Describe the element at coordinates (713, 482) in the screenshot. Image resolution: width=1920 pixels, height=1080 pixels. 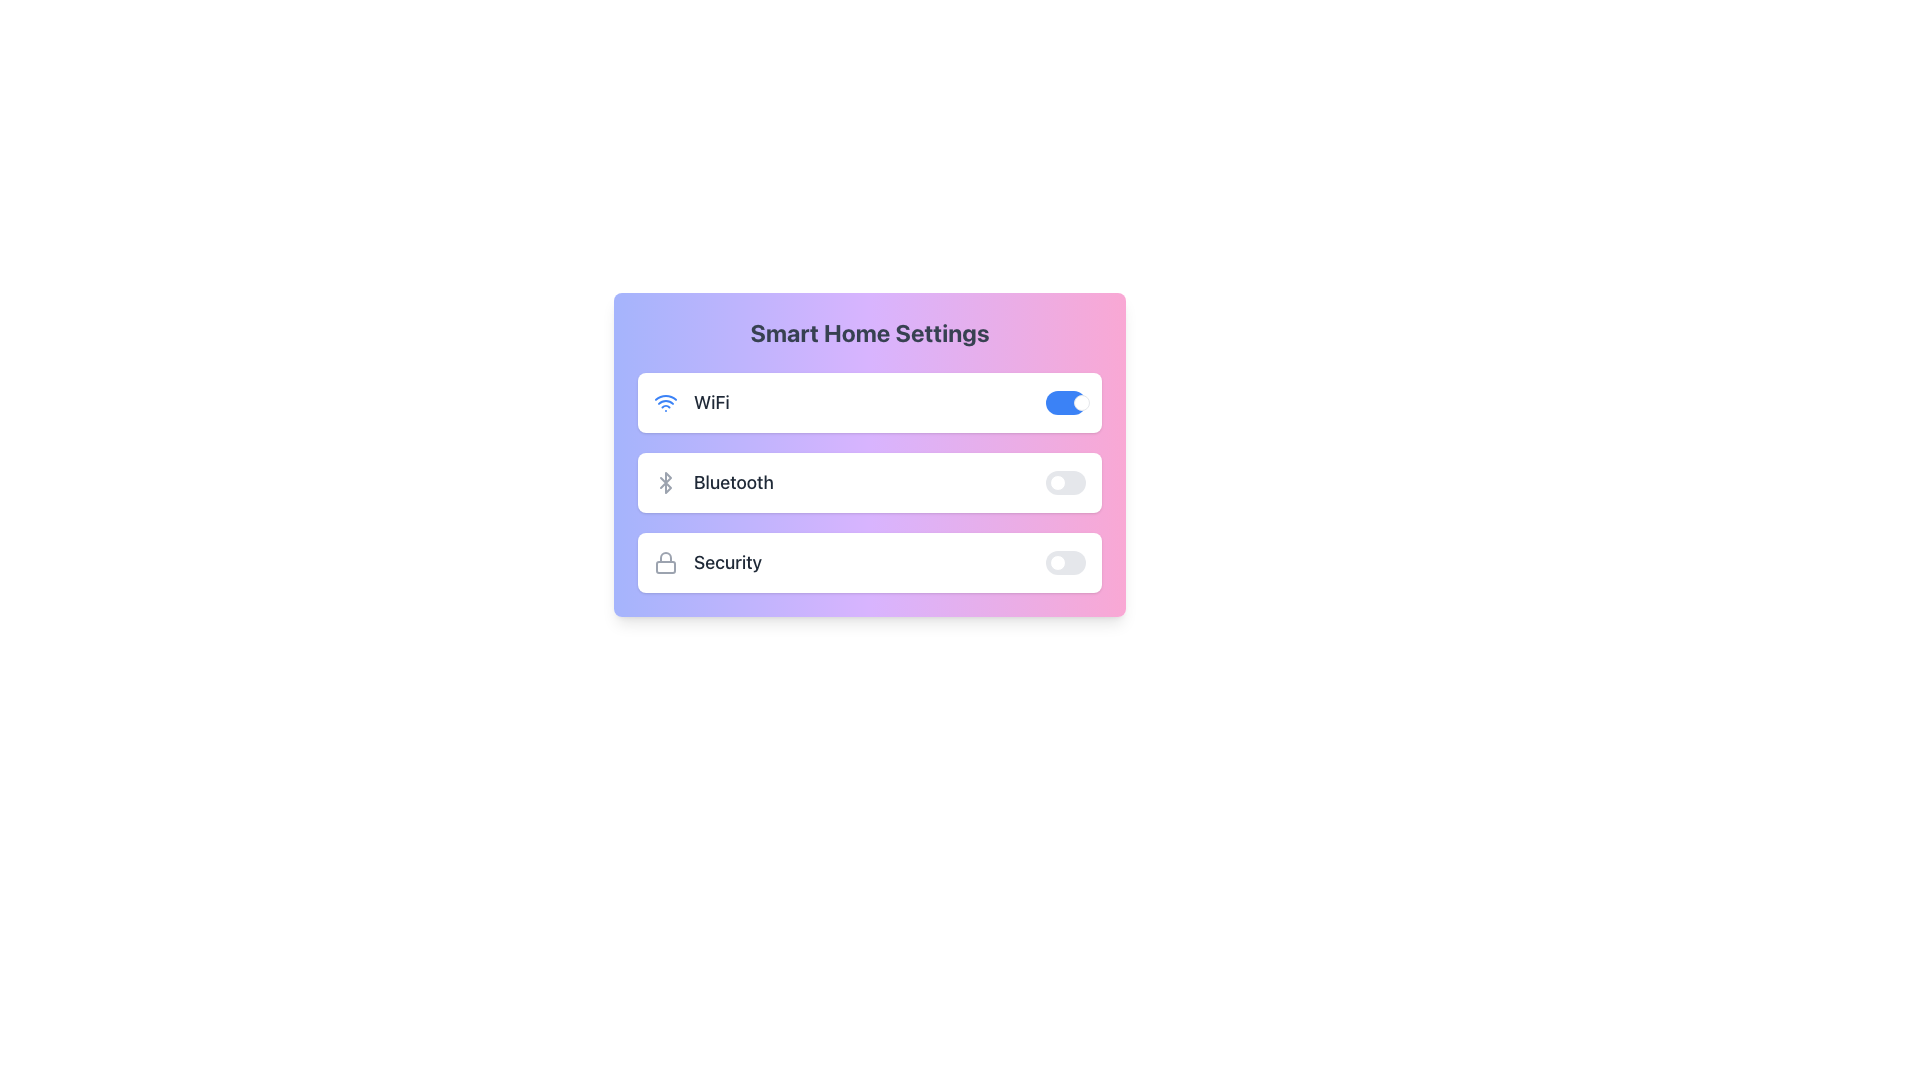
I see `the 'Bluetooth' text label and icon in the settings options list, which is the second item below 'WiFi' and above 'Security'` at that location.